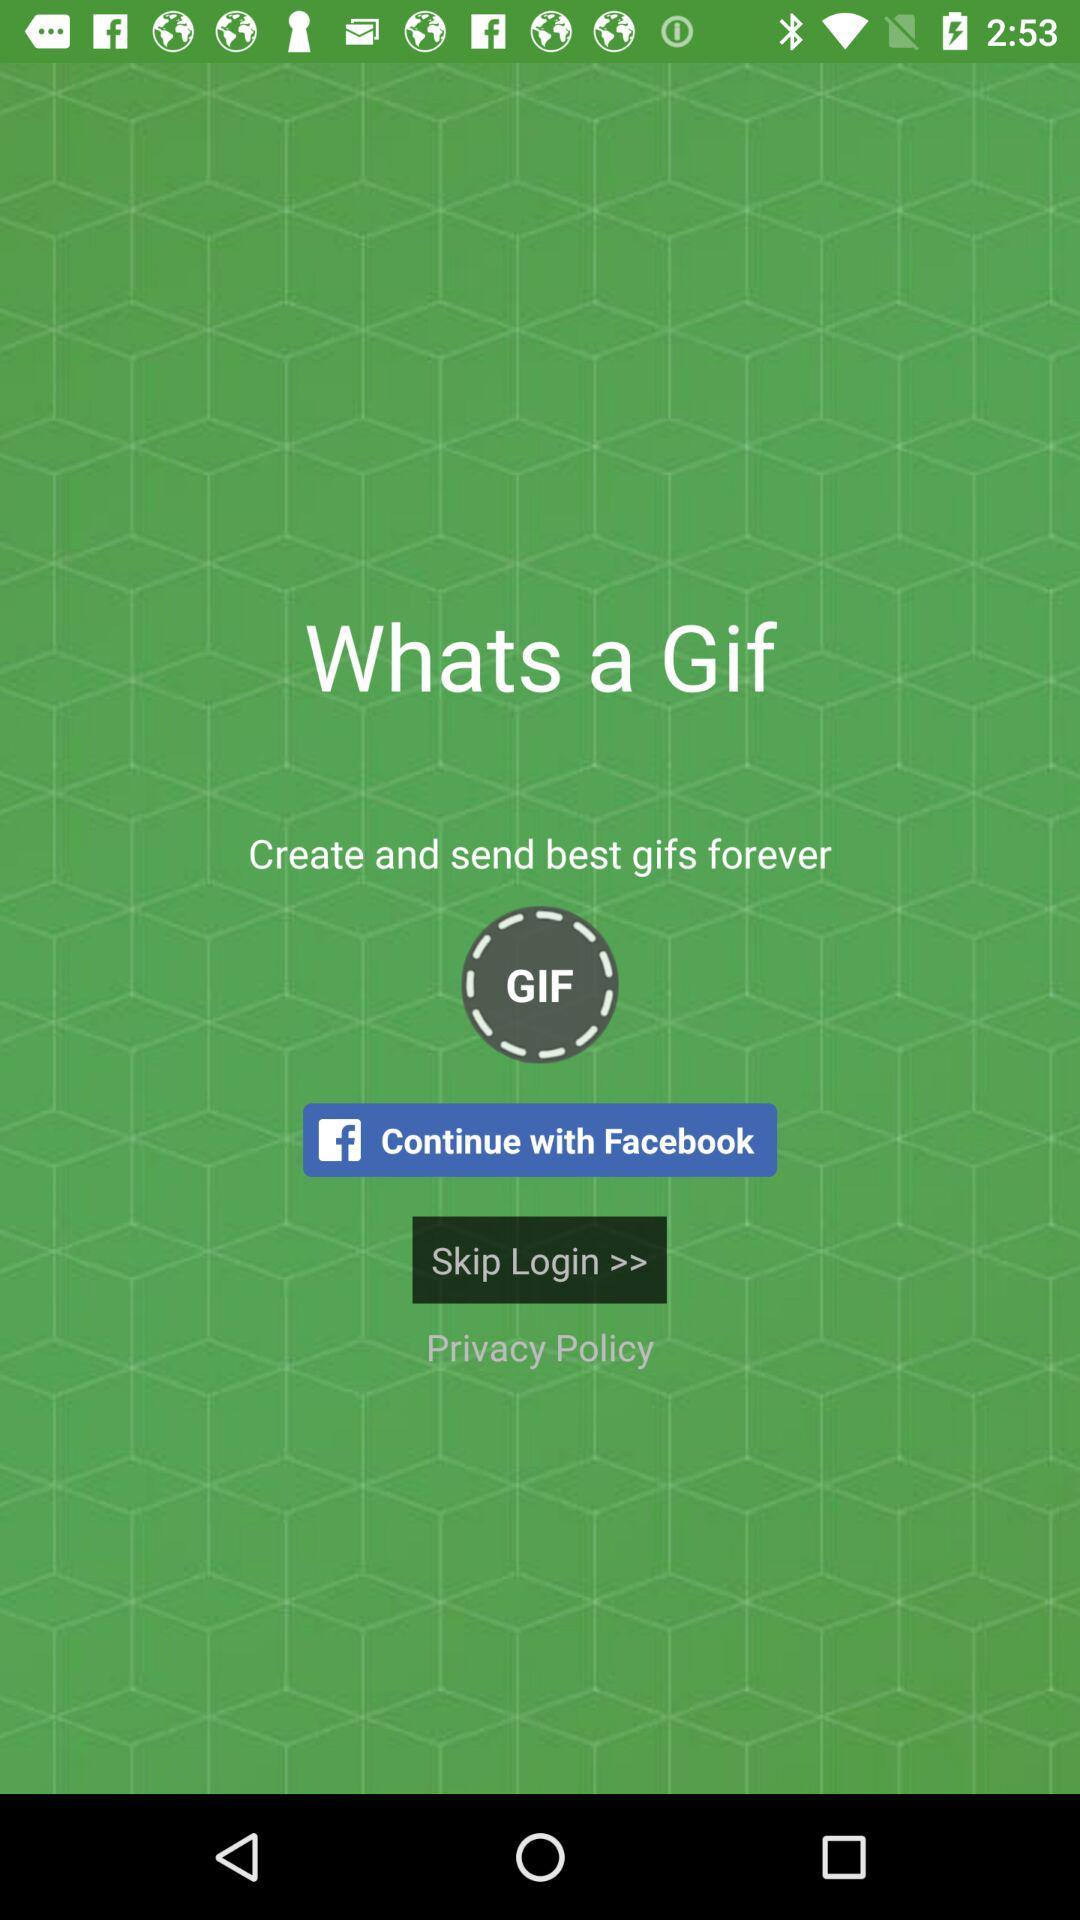 Image resolution: width=1080 pixels, height=1920 pixels. What do you see at coordinates (538, 1258) in the screenshot?
I see `the icon above the privacy policy` at bounding box center [538, 1258].